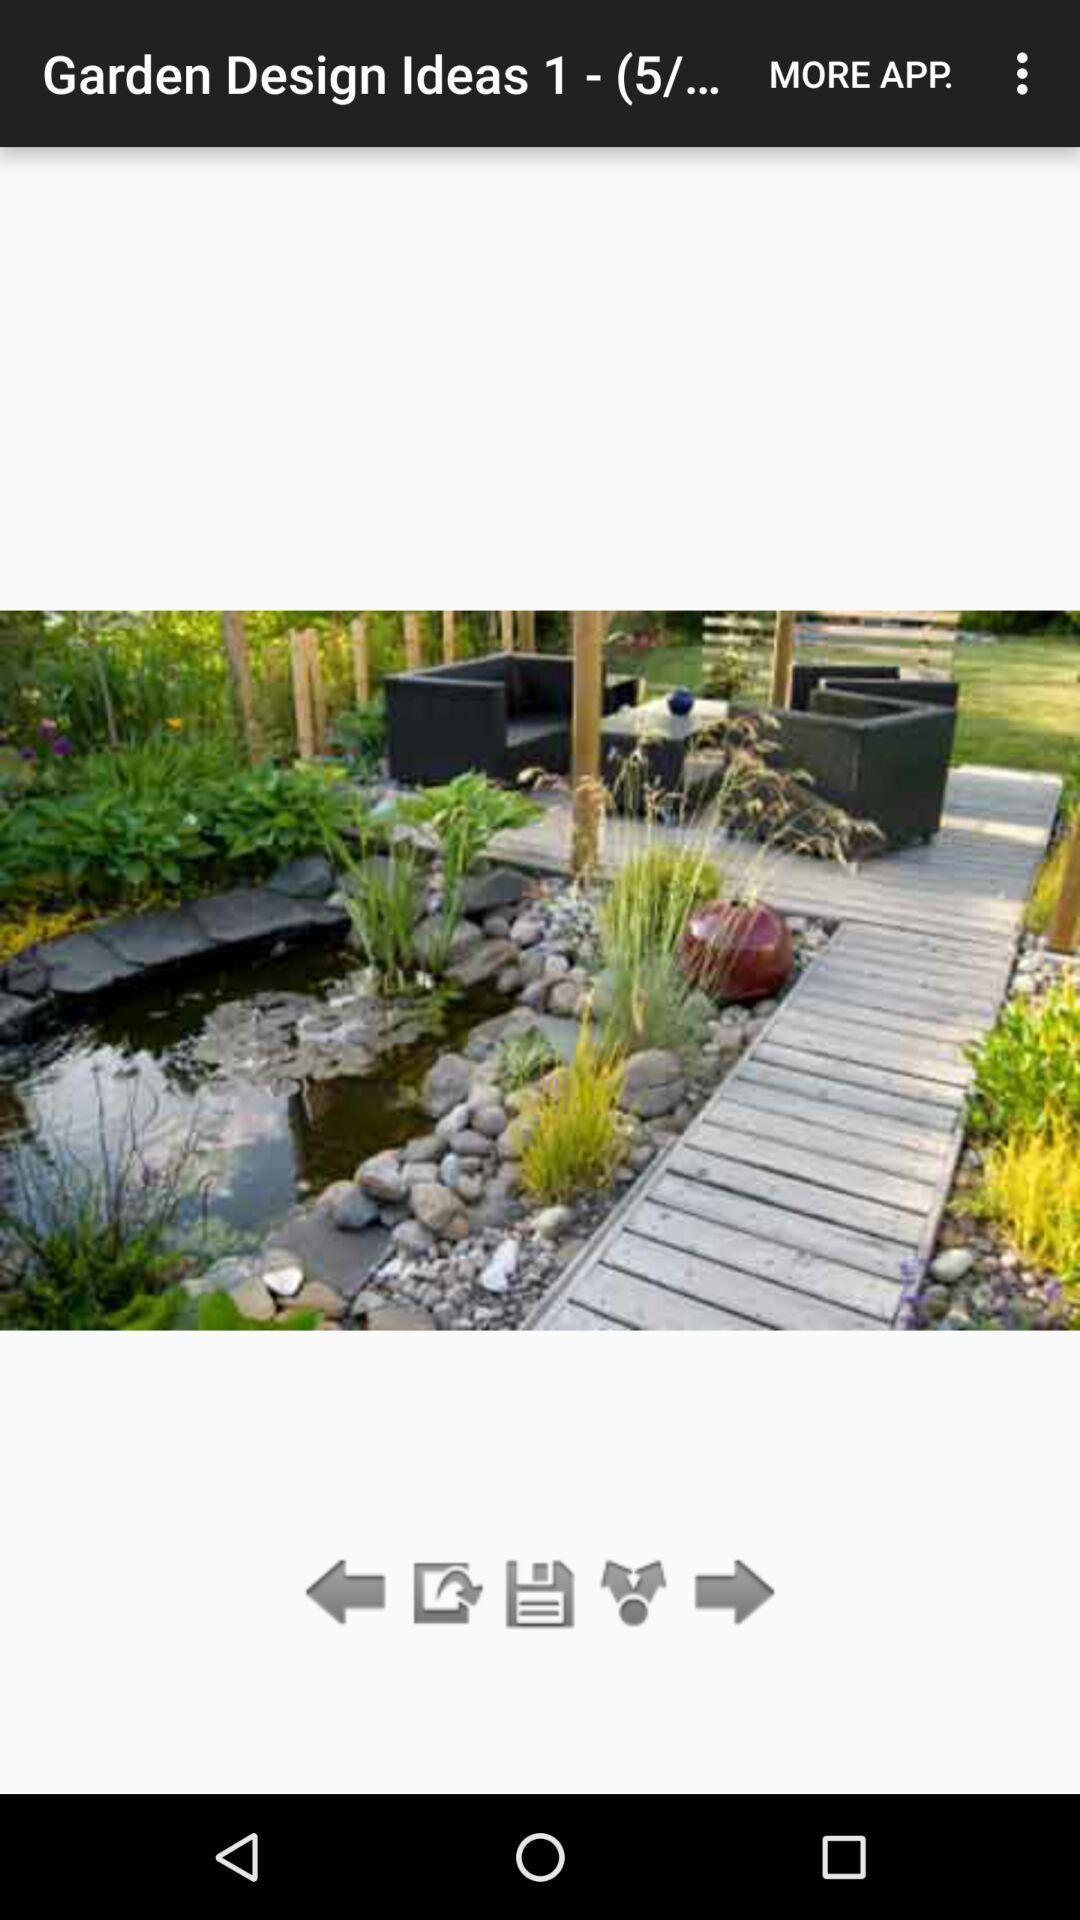 The image size is (1080, 1920). What do you see at coordinates (540, 1593) in the screenshot?
I see `the image` at bounding box center [540, 1593].